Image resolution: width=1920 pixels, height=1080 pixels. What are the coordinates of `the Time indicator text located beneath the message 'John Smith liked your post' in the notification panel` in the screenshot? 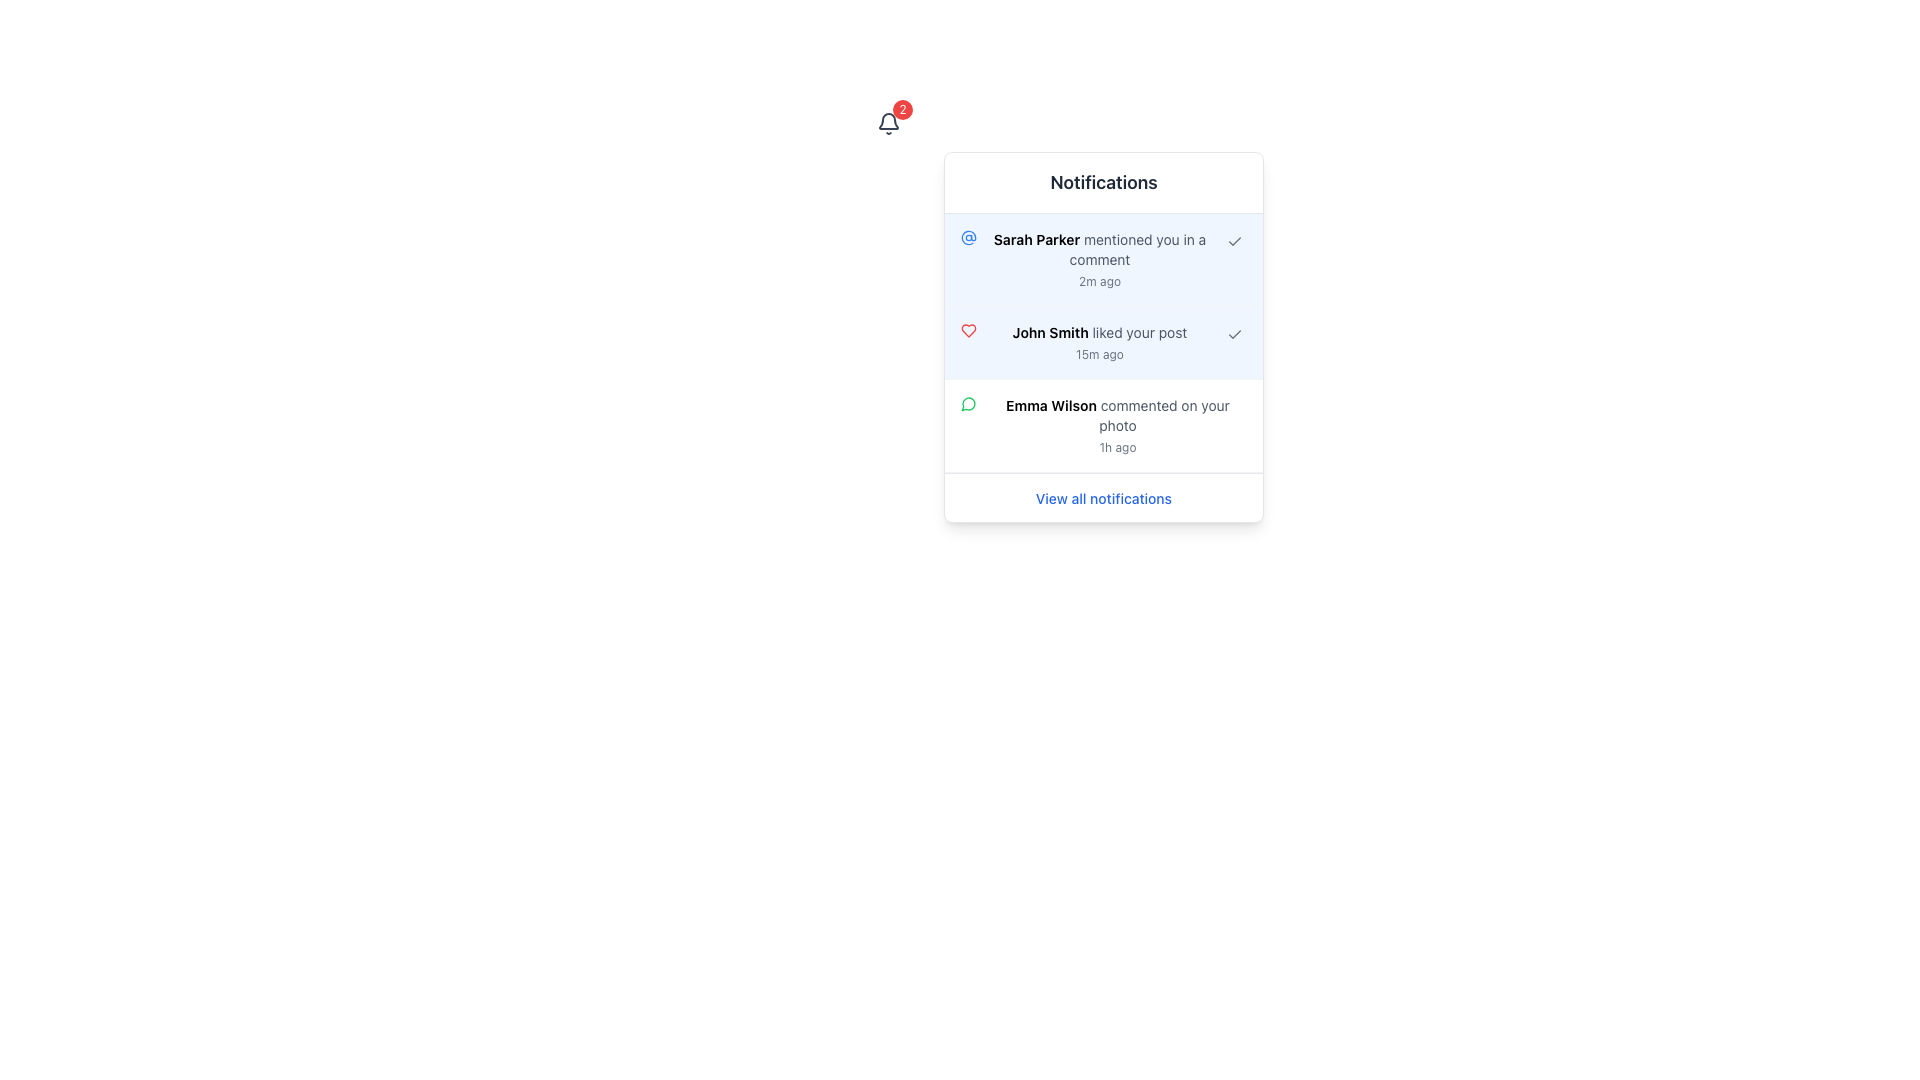 It's located at (1098, 353).